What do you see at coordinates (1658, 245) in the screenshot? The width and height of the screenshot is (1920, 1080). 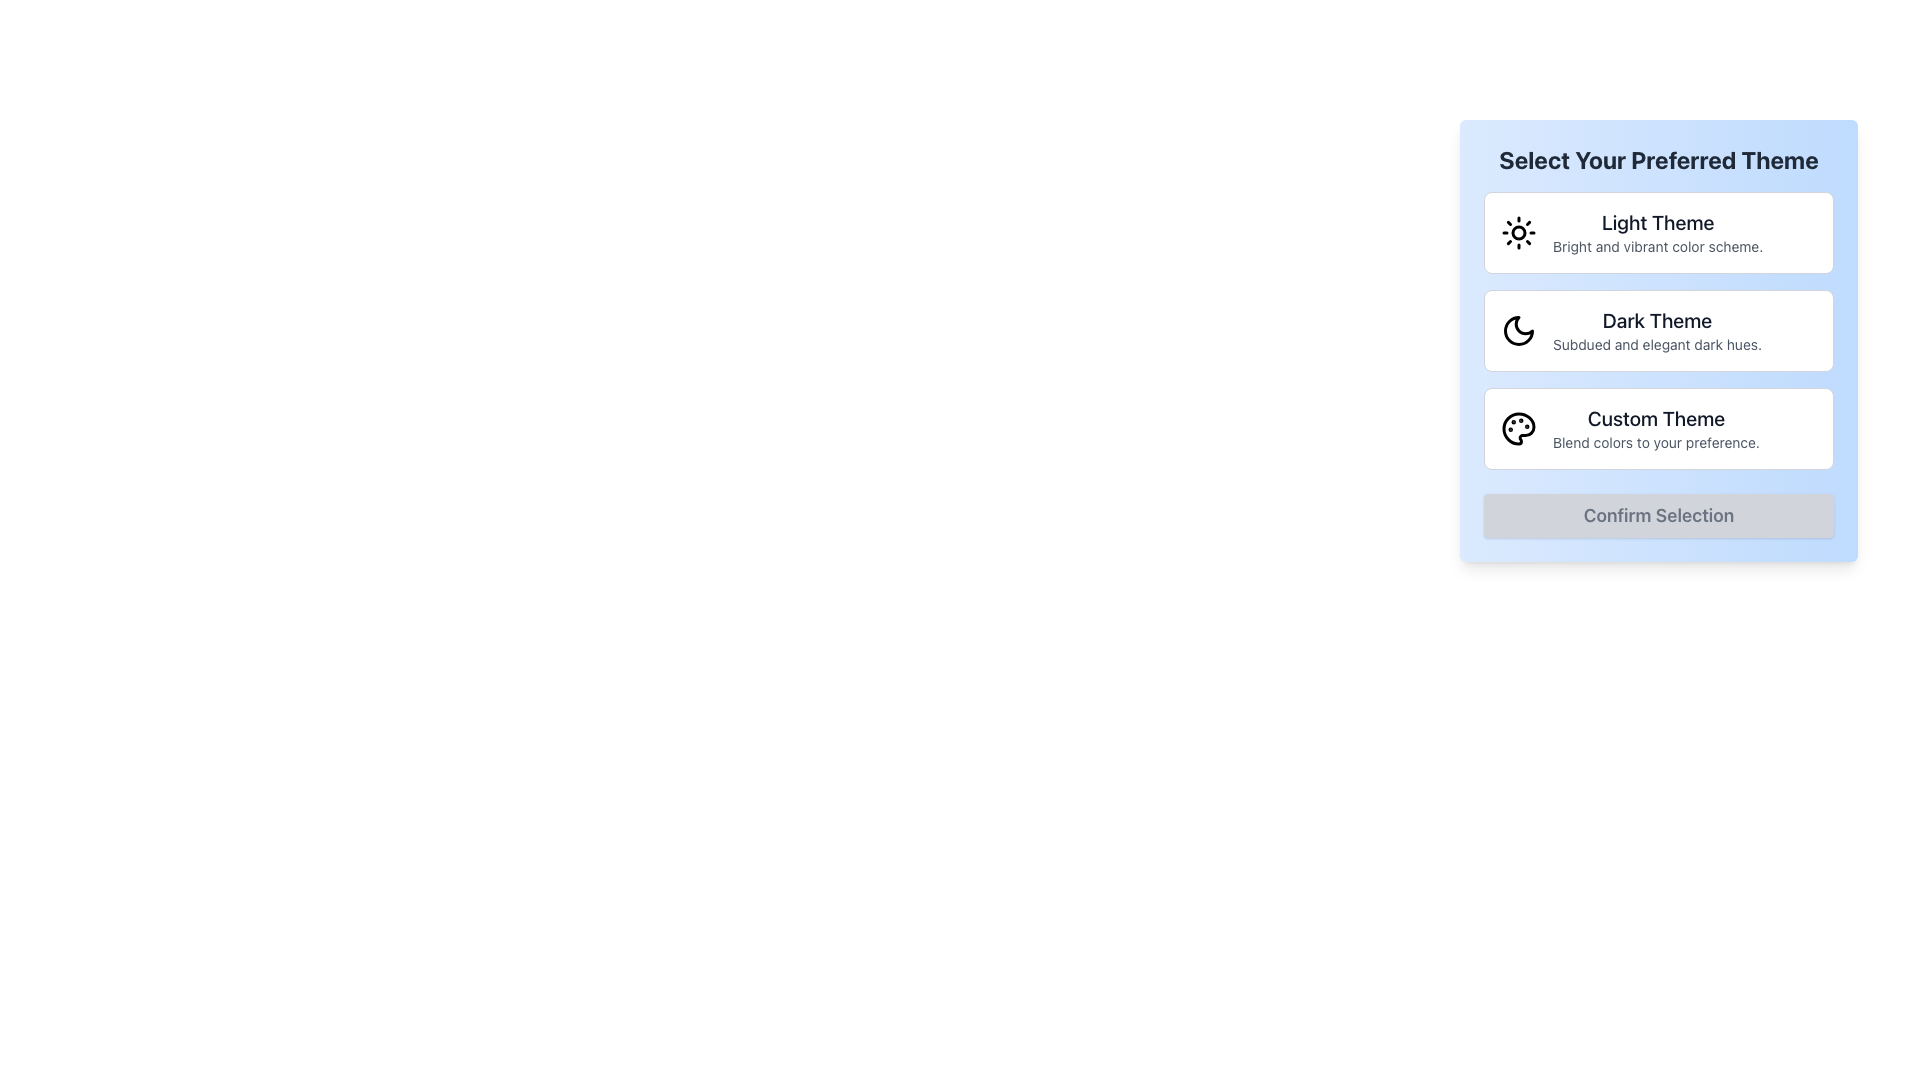 I see `the text label displaying 'Bright and vibrant color scheme.' located beneath the title 'Light Theme' in the first theme option` at bounding box center [1658, 245].